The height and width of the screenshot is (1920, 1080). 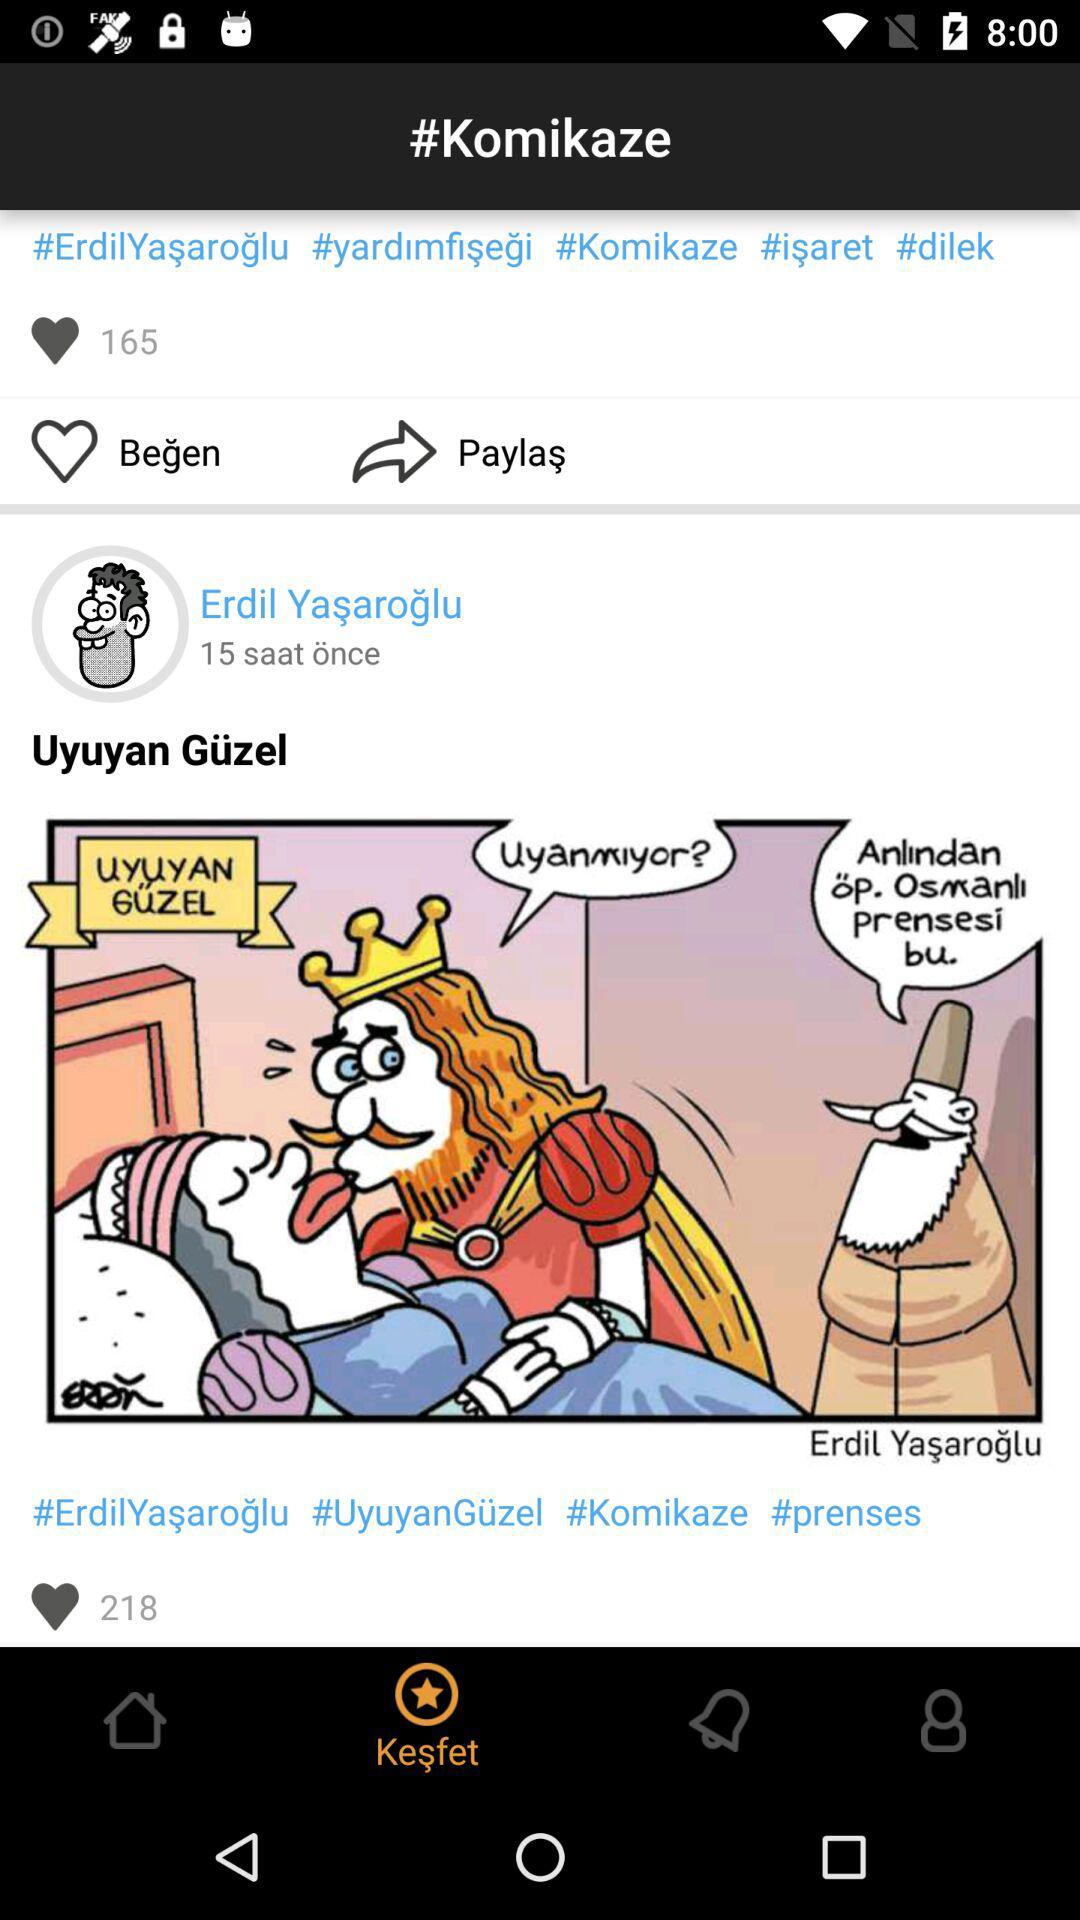 I want to click on the heart beside 165, so click(x=54, y=340).